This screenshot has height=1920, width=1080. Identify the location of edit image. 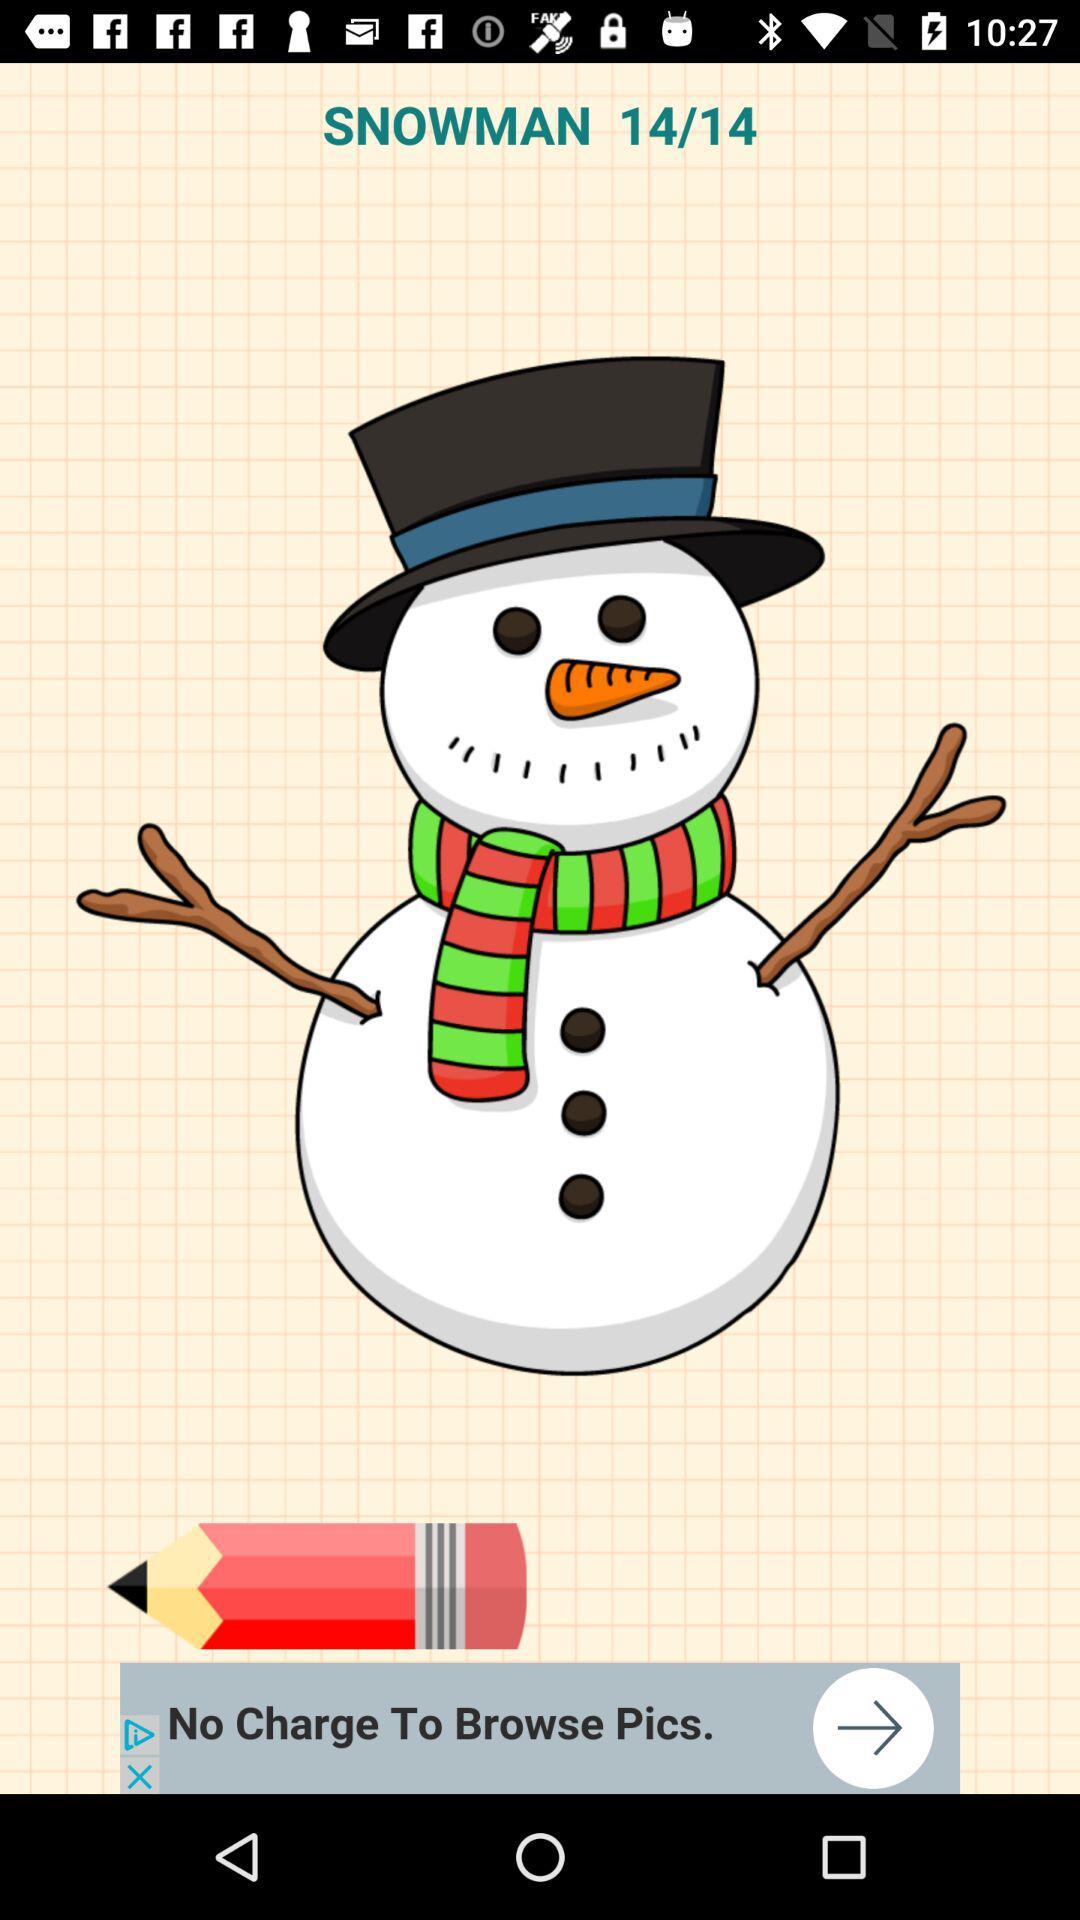
(315, 1585).